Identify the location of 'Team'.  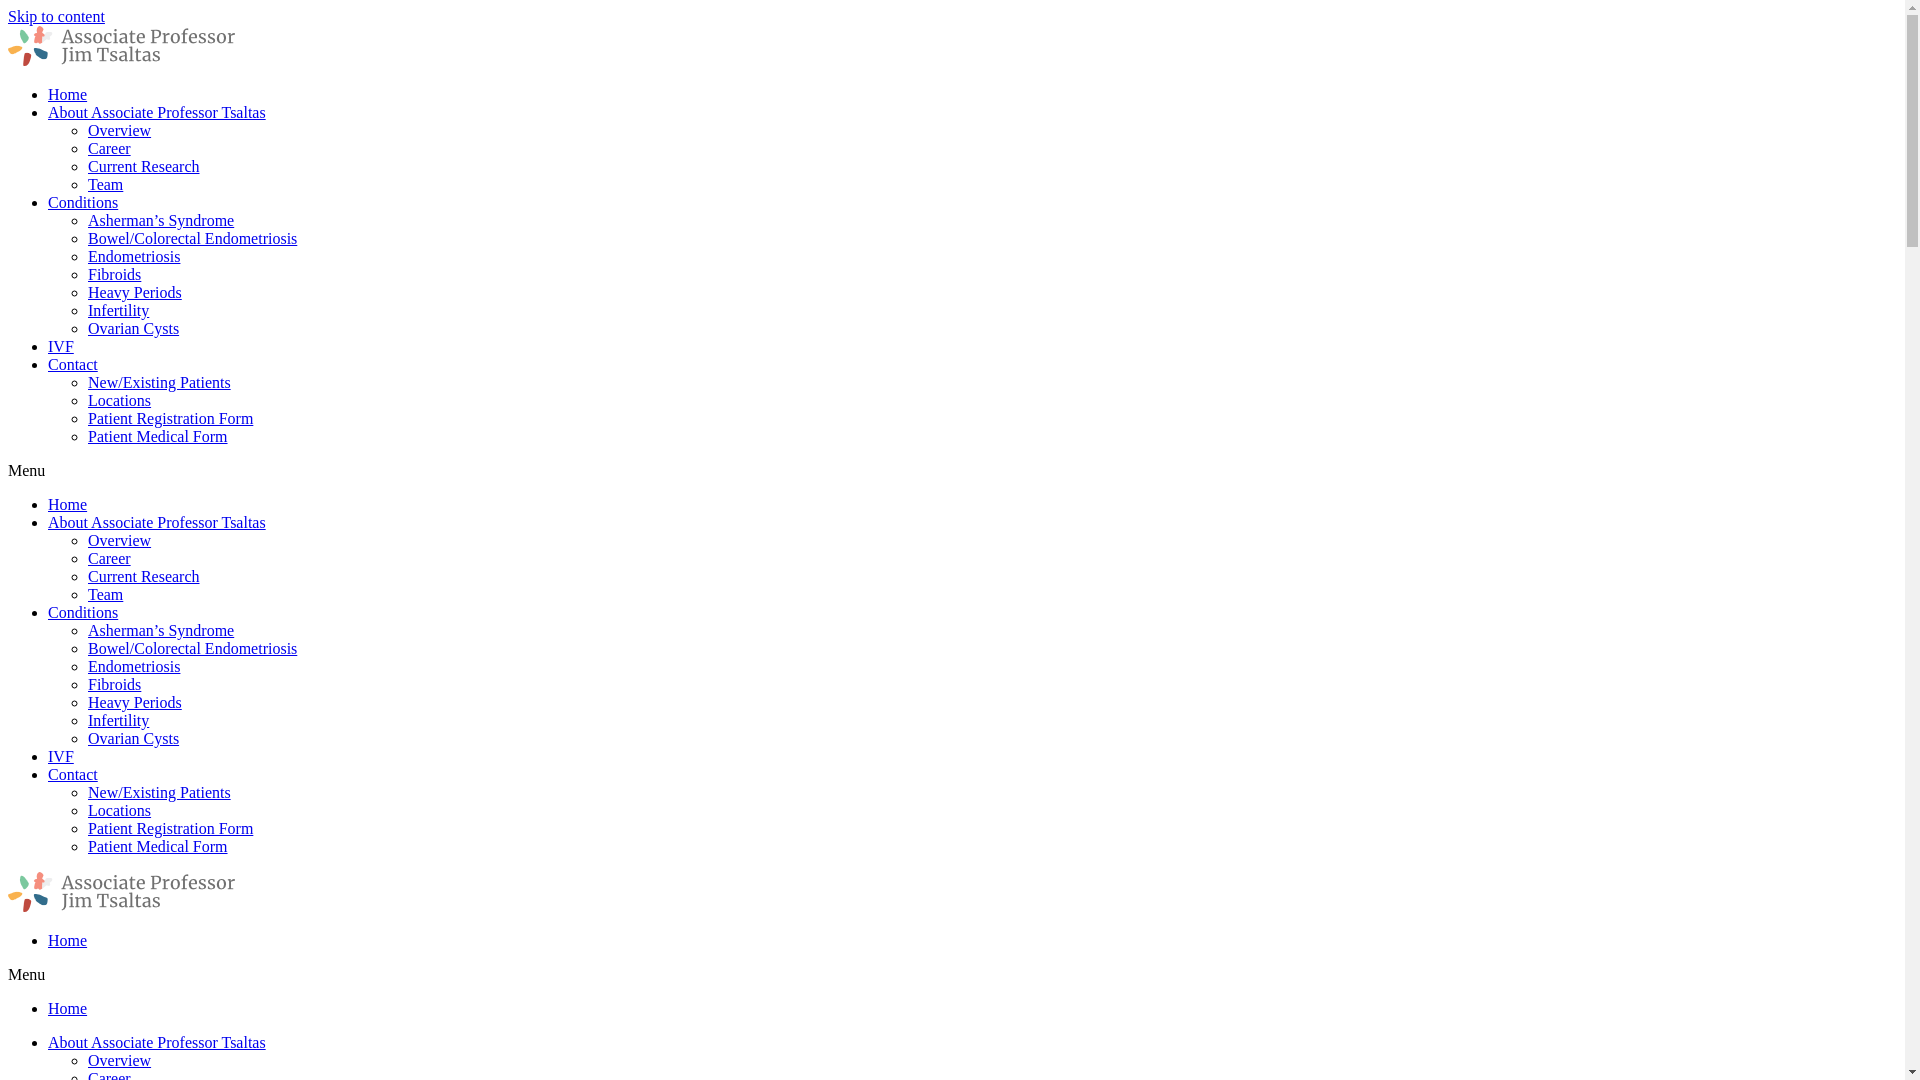
(104, 593).